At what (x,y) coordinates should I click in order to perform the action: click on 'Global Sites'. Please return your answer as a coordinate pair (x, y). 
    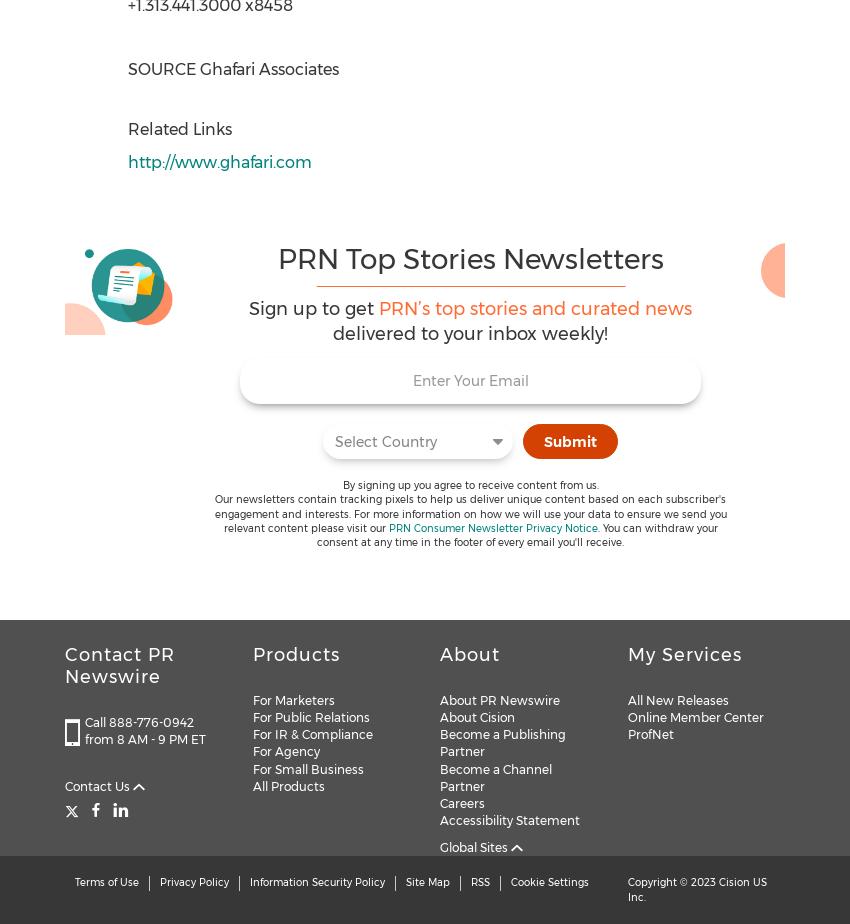
    Looking at the image, I should click on (438, 847).